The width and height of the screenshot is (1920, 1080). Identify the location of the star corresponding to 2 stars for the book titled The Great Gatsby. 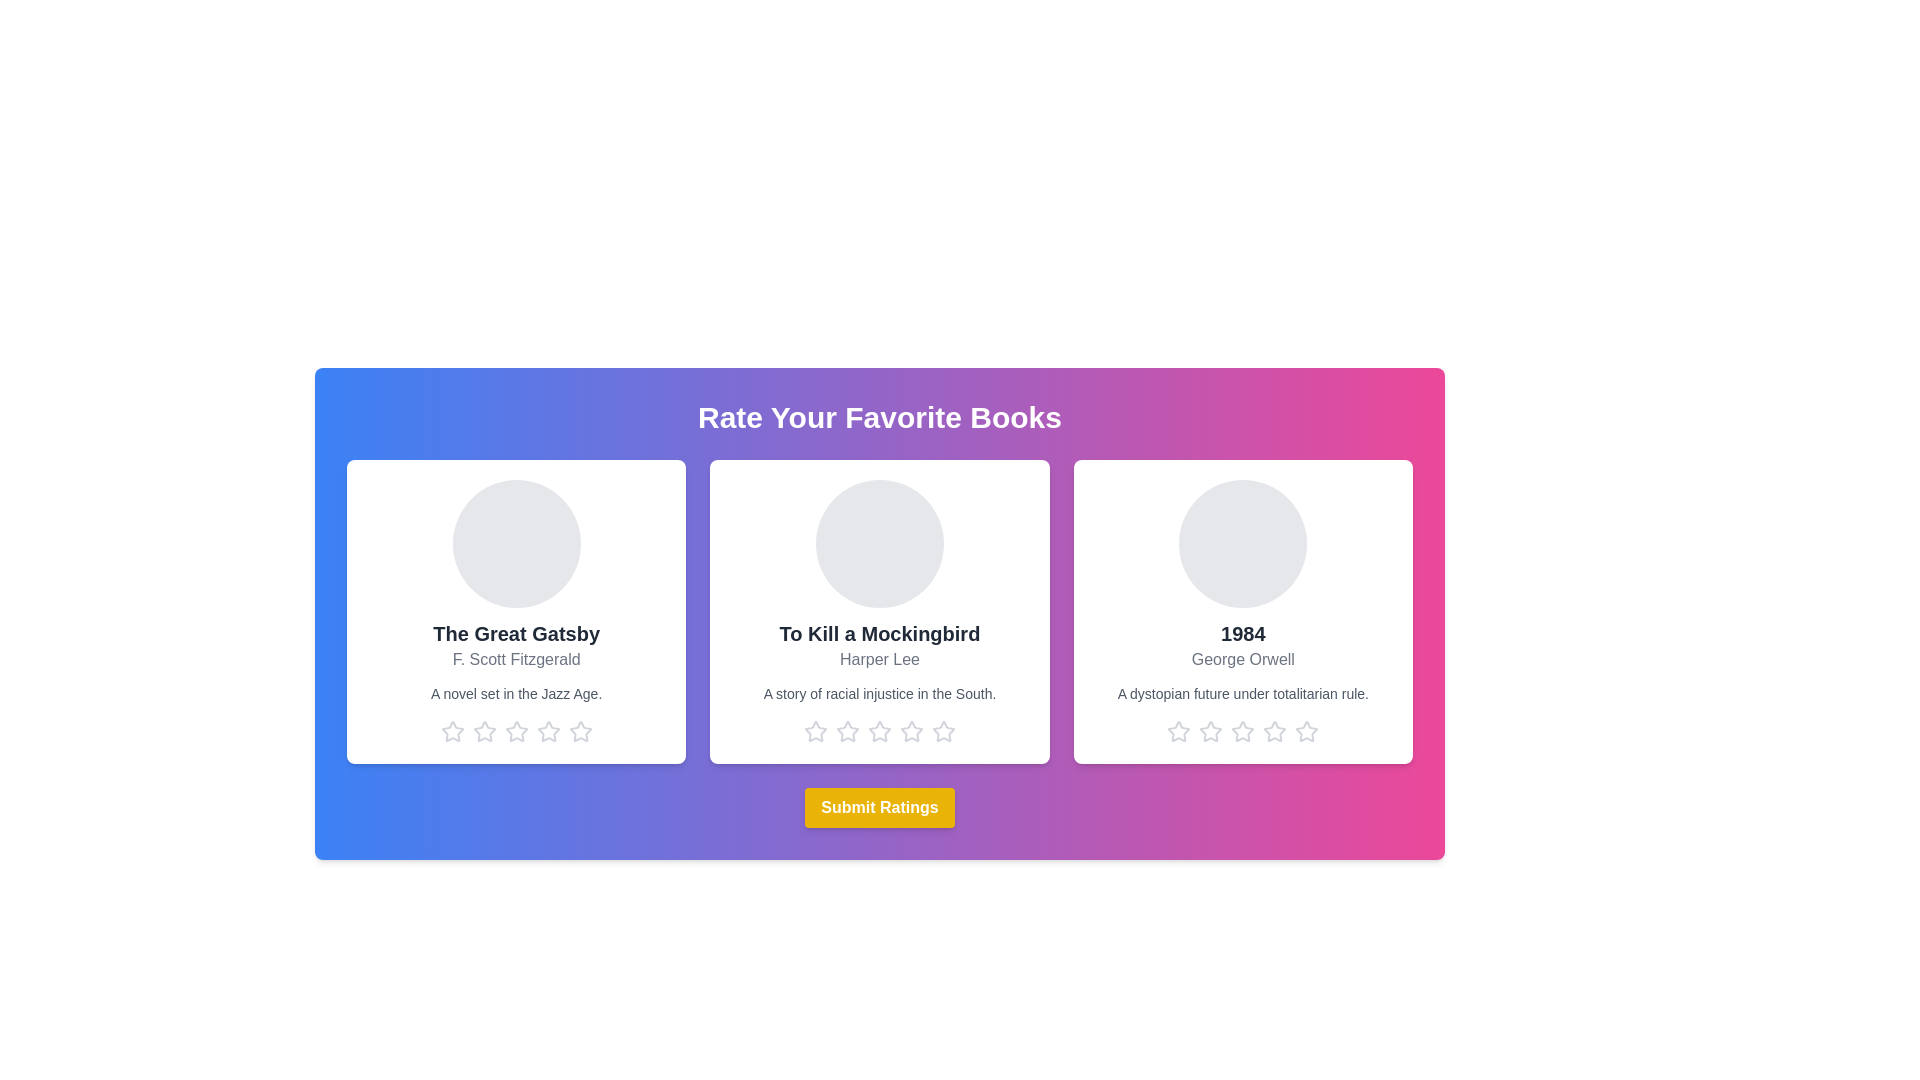
(484, 732).